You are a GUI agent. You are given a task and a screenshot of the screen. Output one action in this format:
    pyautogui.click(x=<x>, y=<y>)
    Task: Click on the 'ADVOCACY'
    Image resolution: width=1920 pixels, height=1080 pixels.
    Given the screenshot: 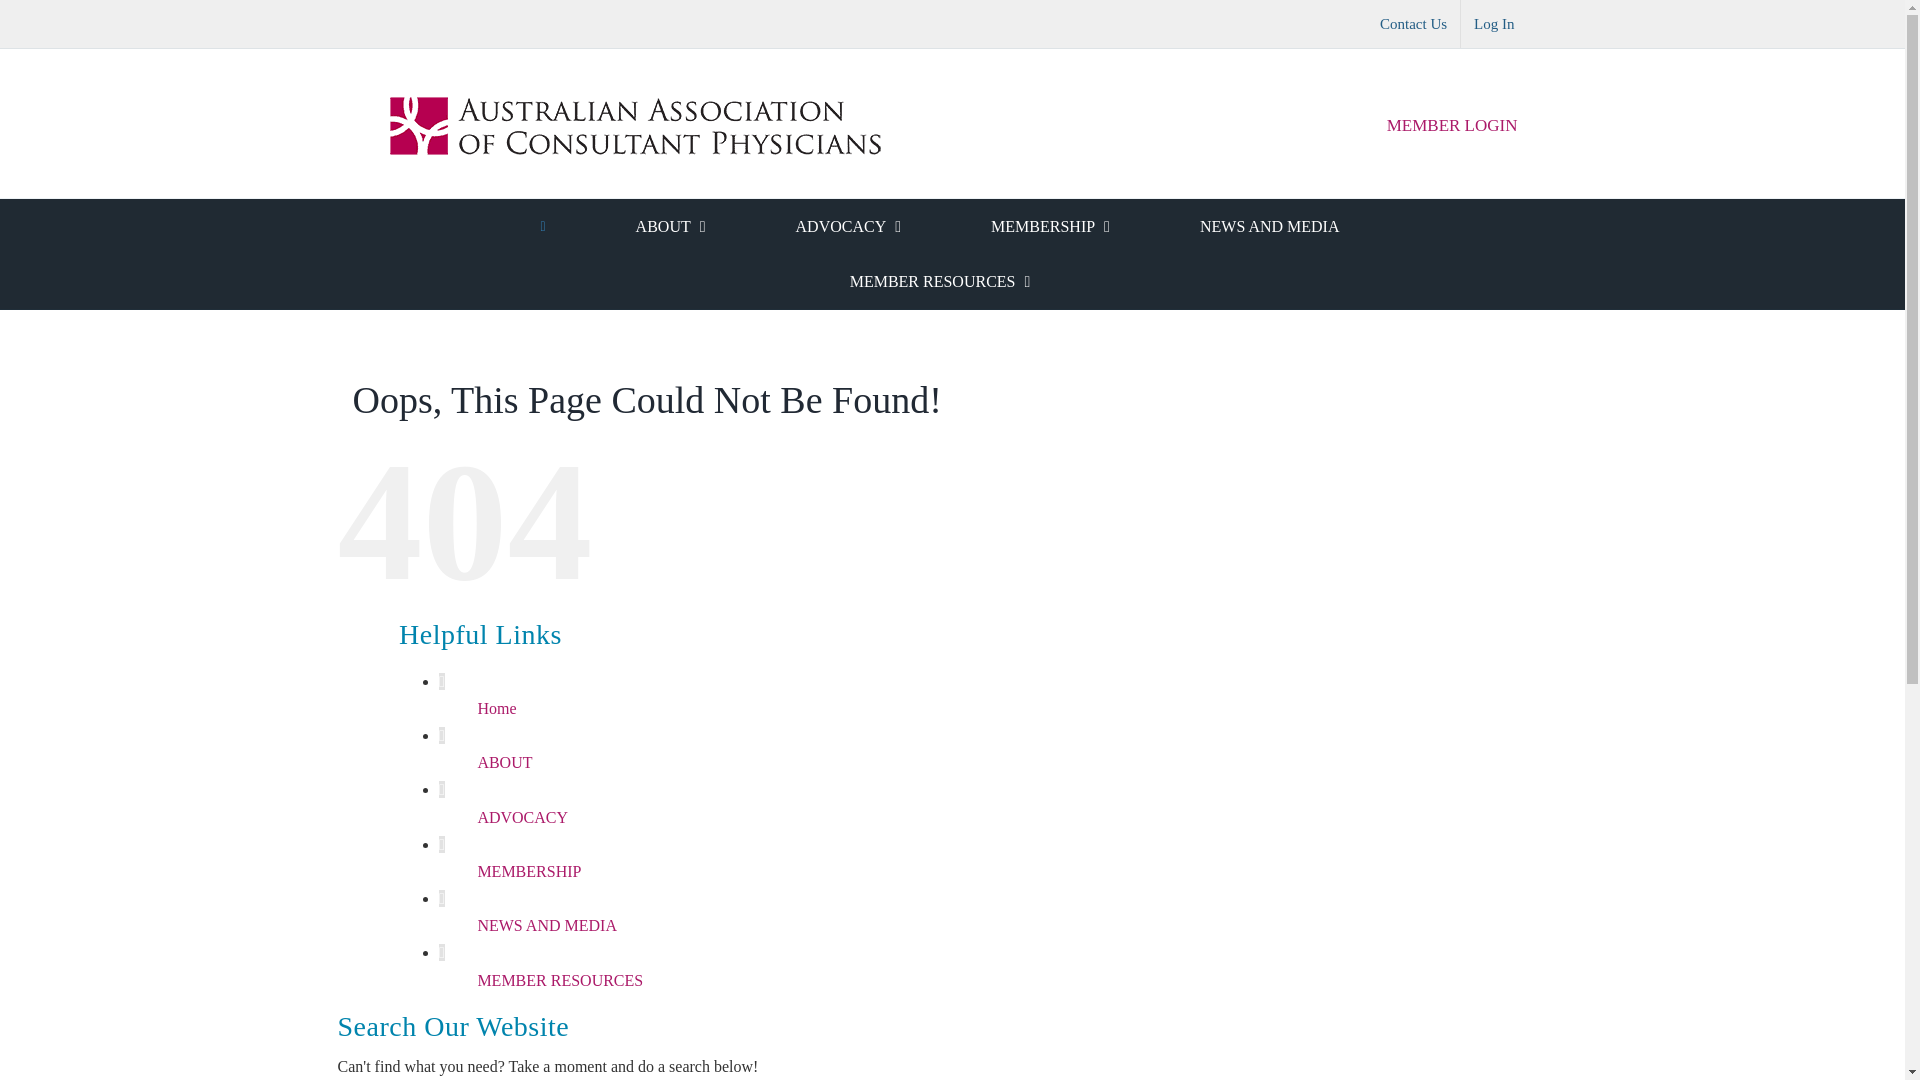 What is the action you would take?
    pyautogui.click(x=848, y=225)
    